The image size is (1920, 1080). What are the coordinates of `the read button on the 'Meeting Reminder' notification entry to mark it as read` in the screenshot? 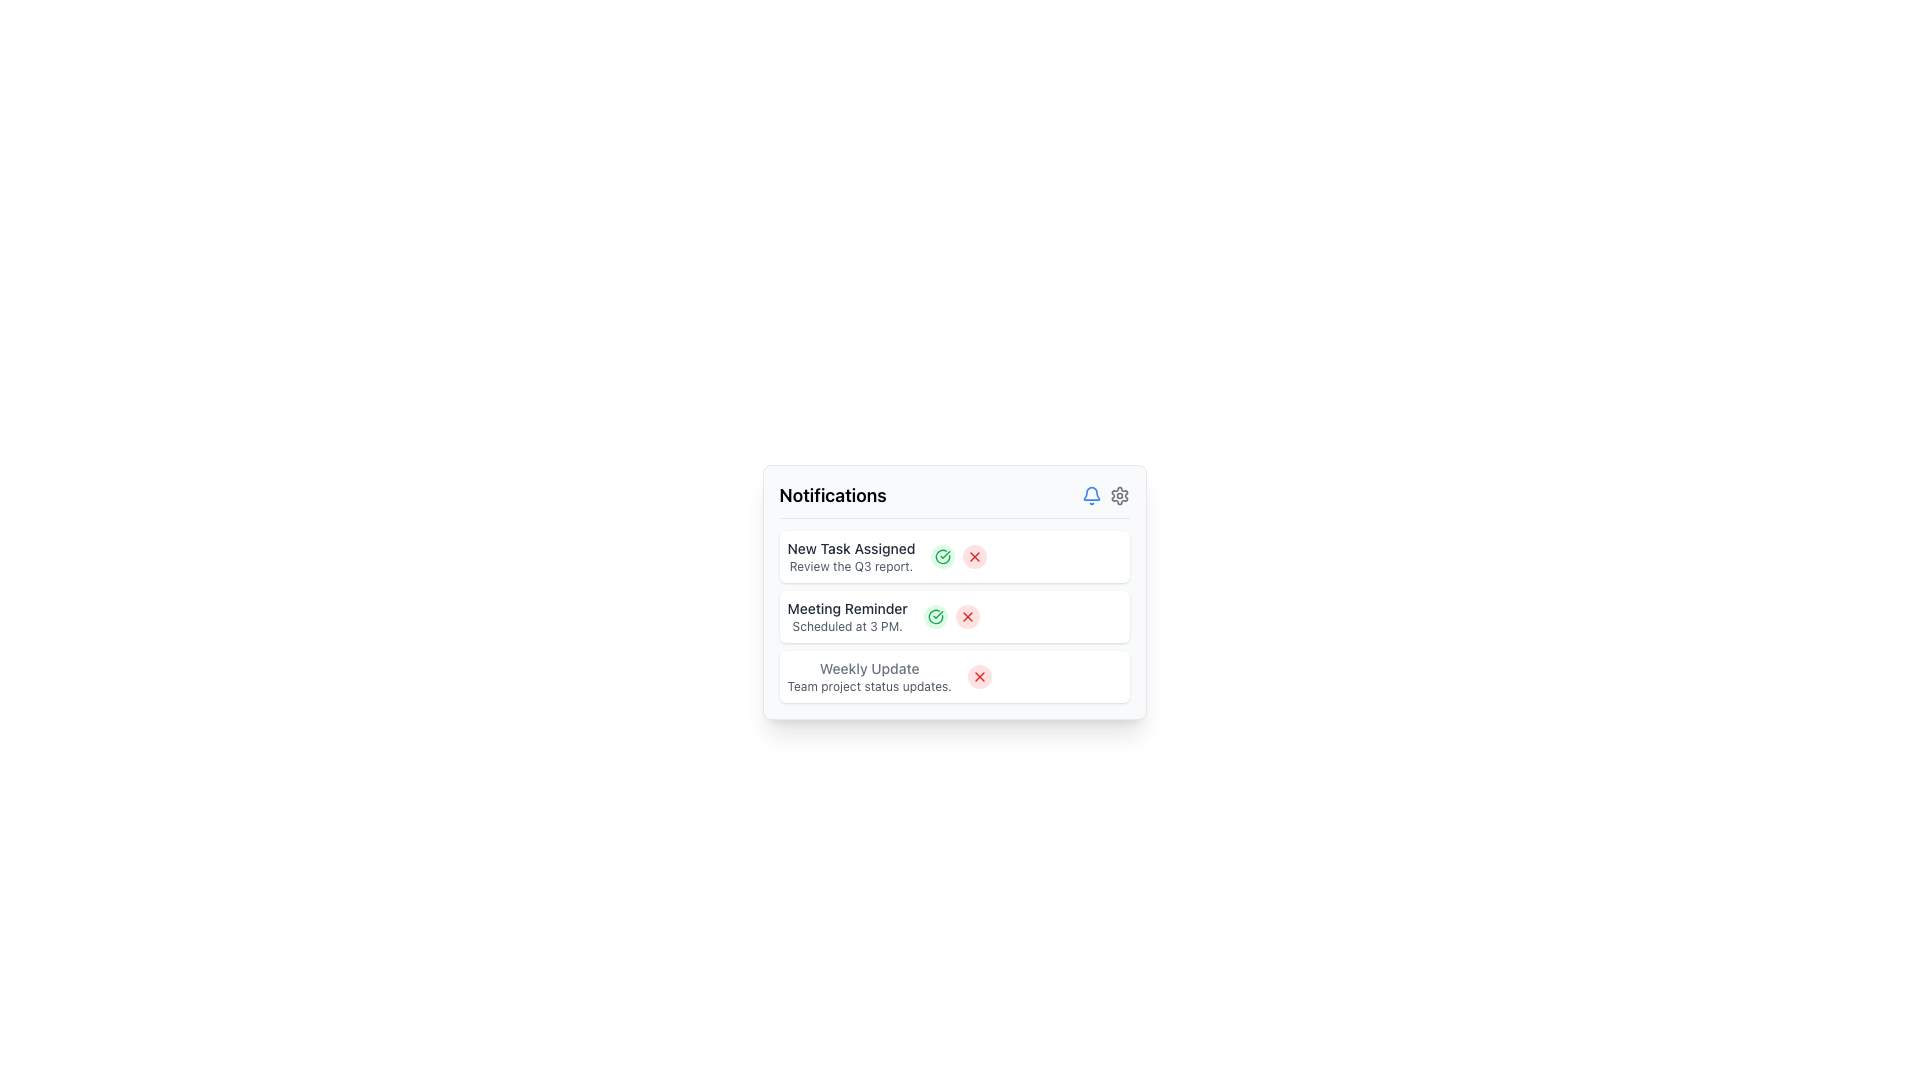 It's located at (953, 616).